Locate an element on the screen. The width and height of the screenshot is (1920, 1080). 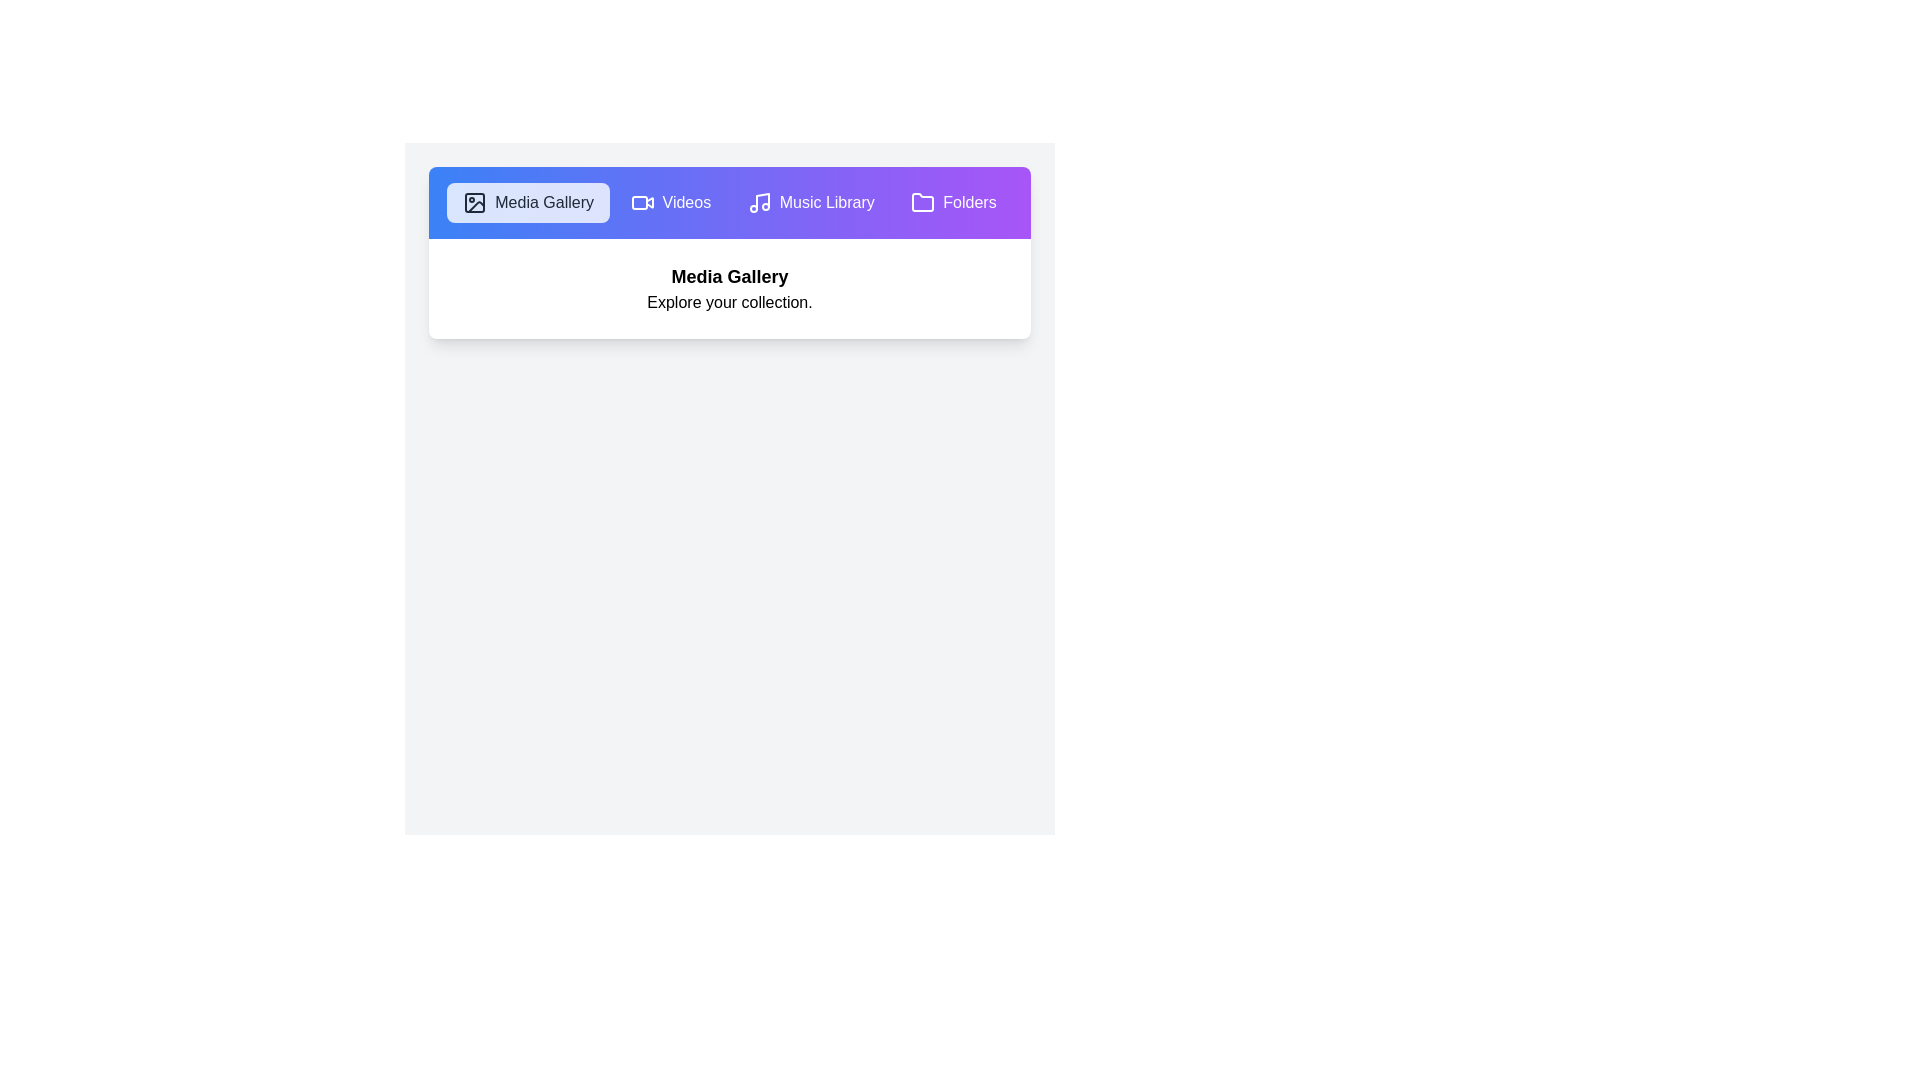
'Videos' text label located in the second position from the left in the navigation bar, which guides users to the 'Videos' functionality of the application is located at coordinates (686, 203).